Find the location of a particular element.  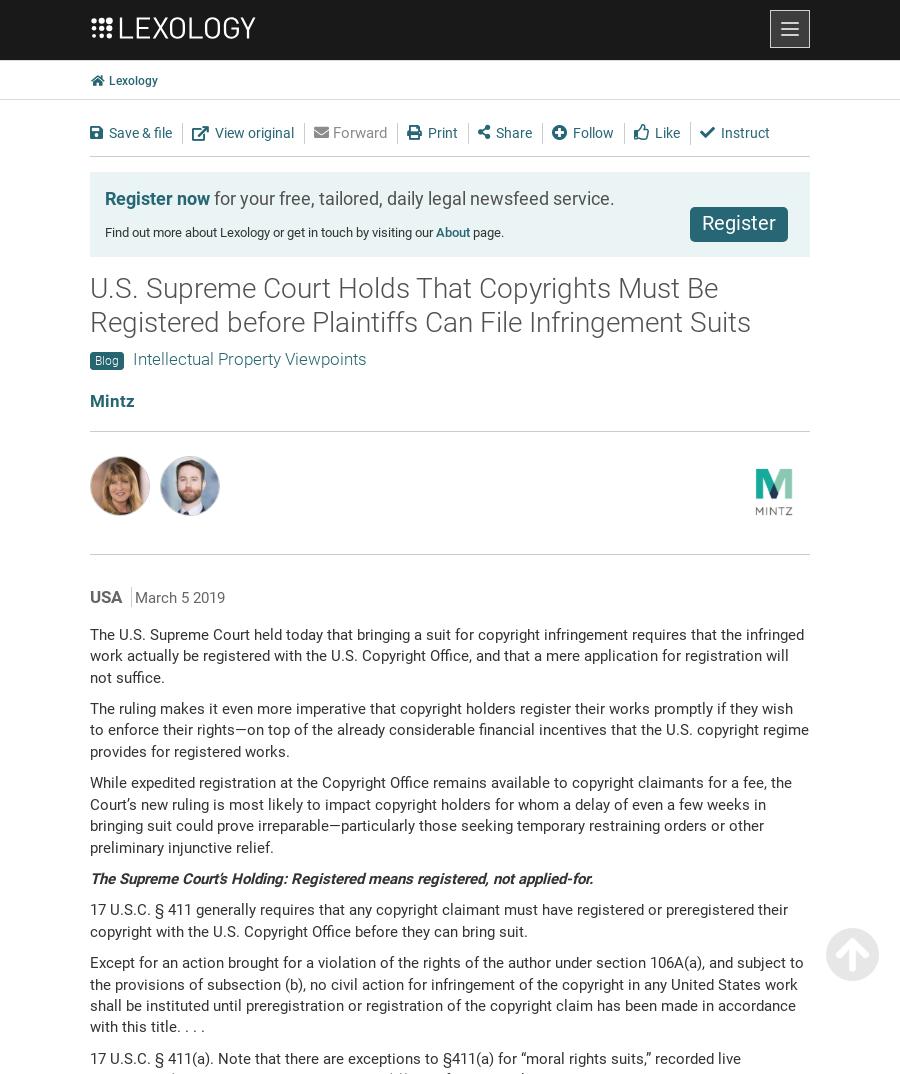

'While expedited registration at the Copyright Office remains available to copyright claimants for a fee, the Court’s new ruling is most likely to impact copyright holders for whom a delay of even a few weeks in bringing suit could prove irreparable—particularly those seeking temporary restraining orders or other preliminary injunctive relief.' is located at coordinates (441, 814).